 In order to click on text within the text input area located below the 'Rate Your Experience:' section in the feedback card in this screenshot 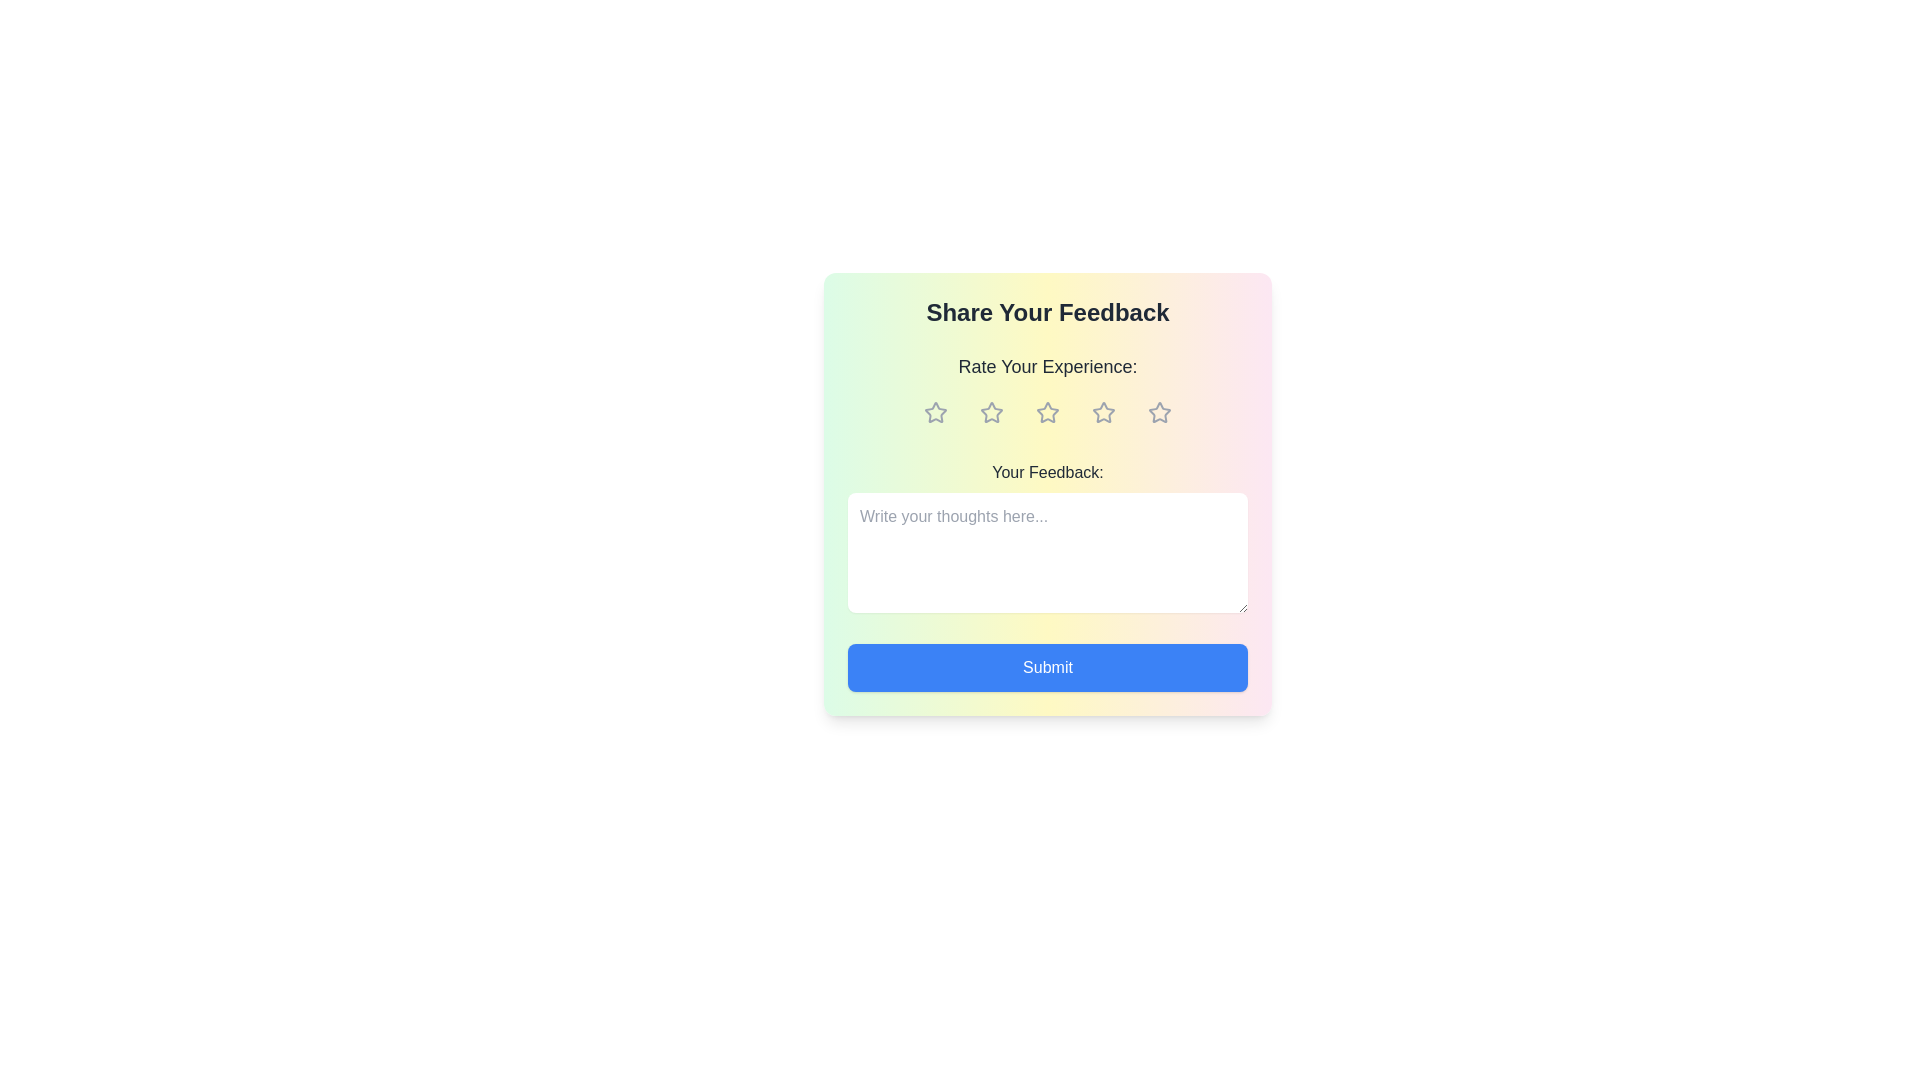, I will do `click(1046, 540)`.